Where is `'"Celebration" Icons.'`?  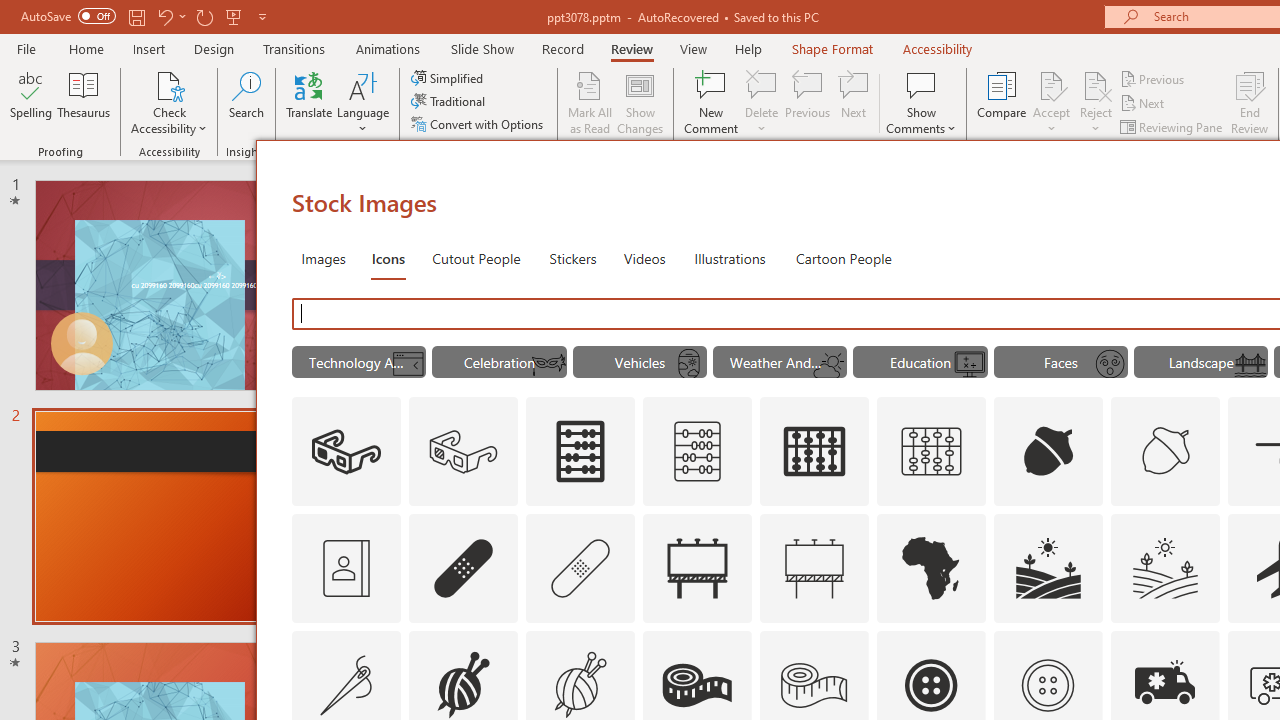 '"Celebration" Icons.' is located at coordinates (499, 362).